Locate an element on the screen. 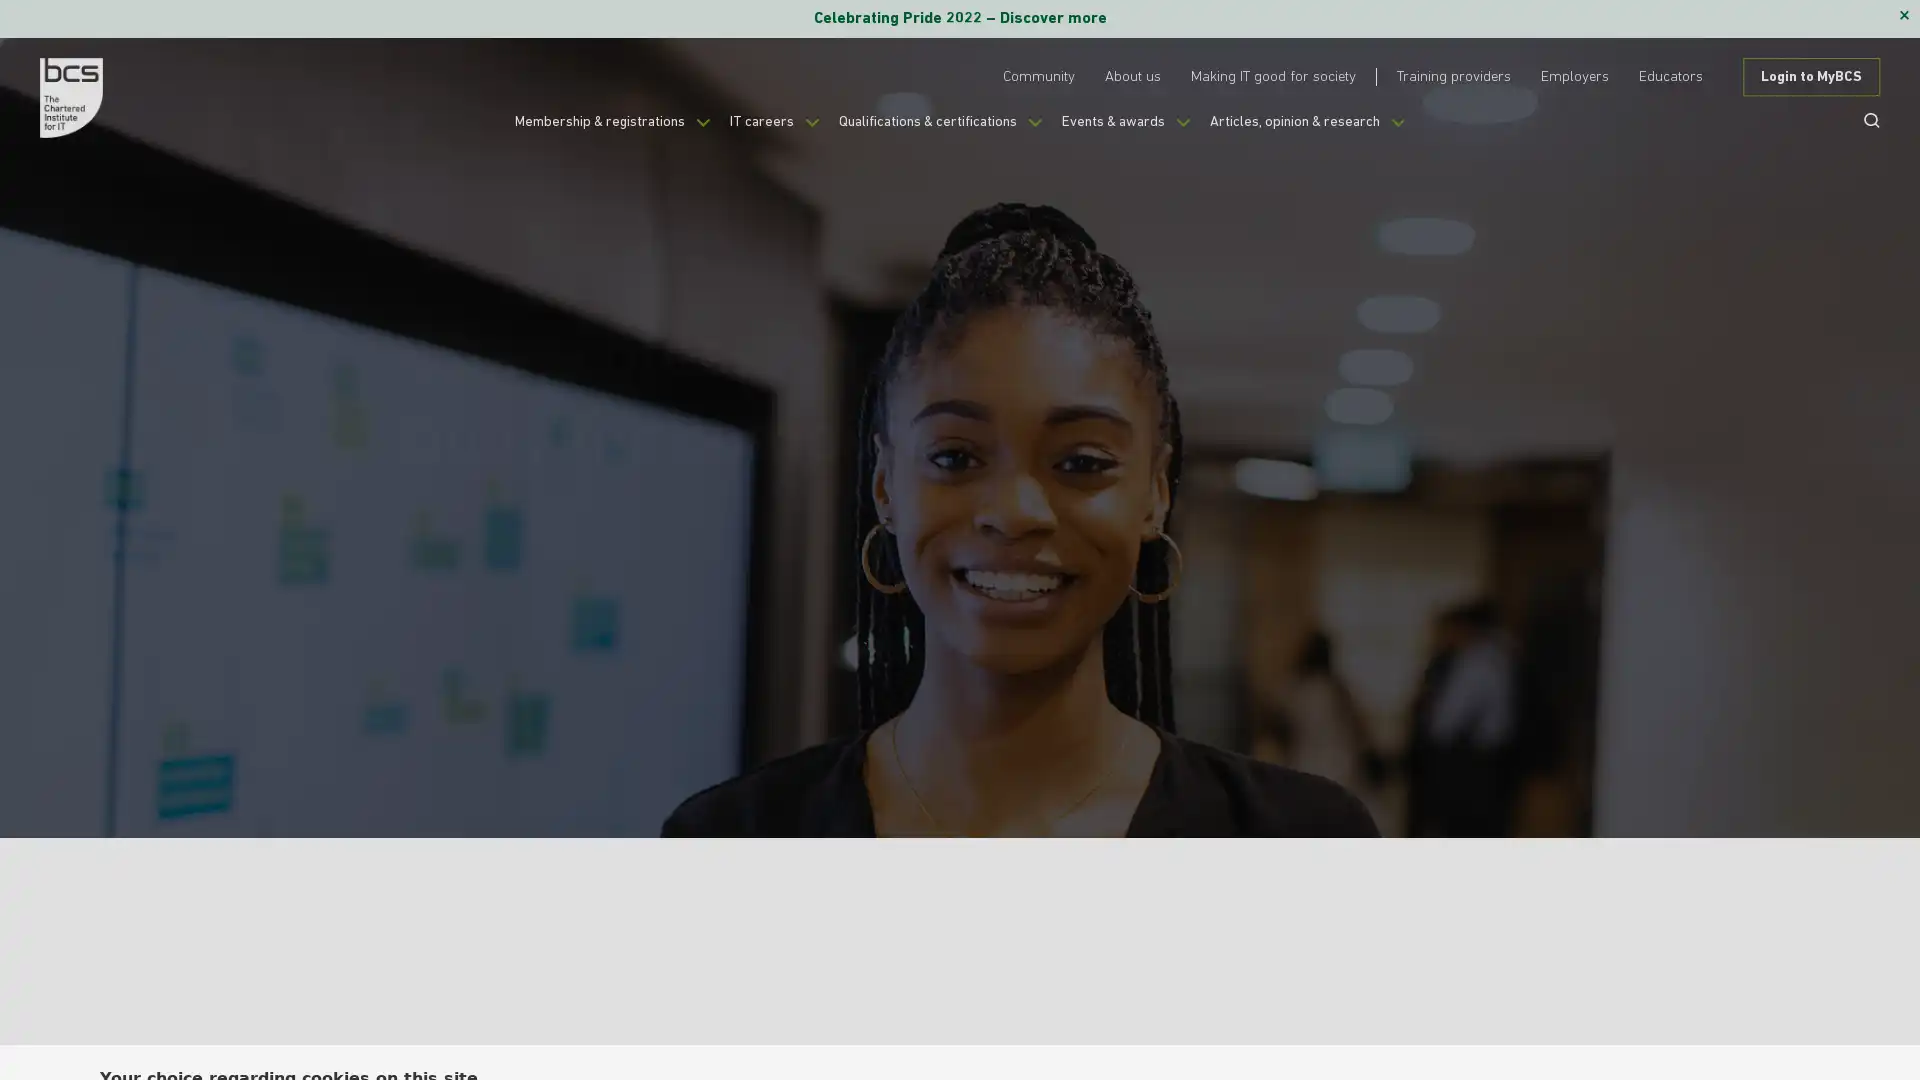  Qualifications & certifications is located at coordinates (938, 132).